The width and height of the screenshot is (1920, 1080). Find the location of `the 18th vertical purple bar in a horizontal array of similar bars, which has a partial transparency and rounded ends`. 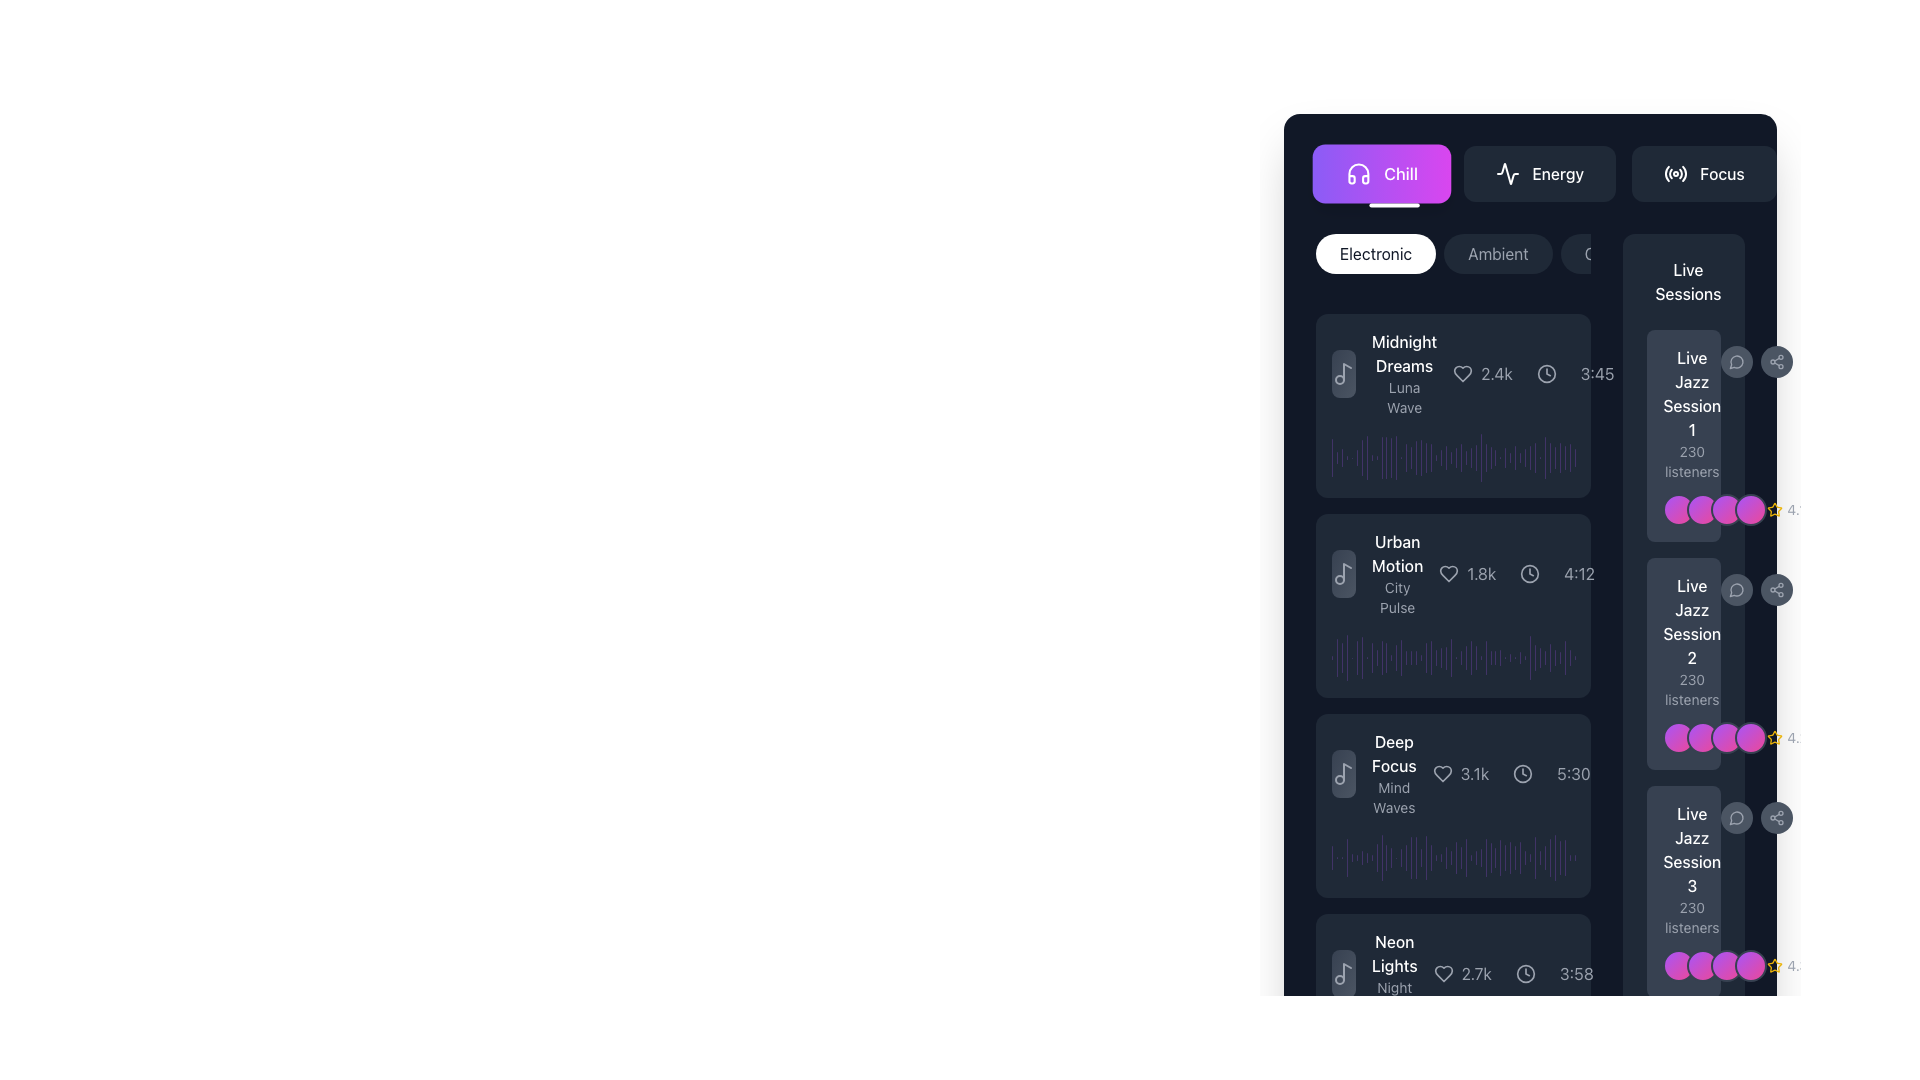

the 18th vertical purple bar in a horizontal array of similar bars, which has a partial transparency and rounded ends is located at coordinates (1415, 856).